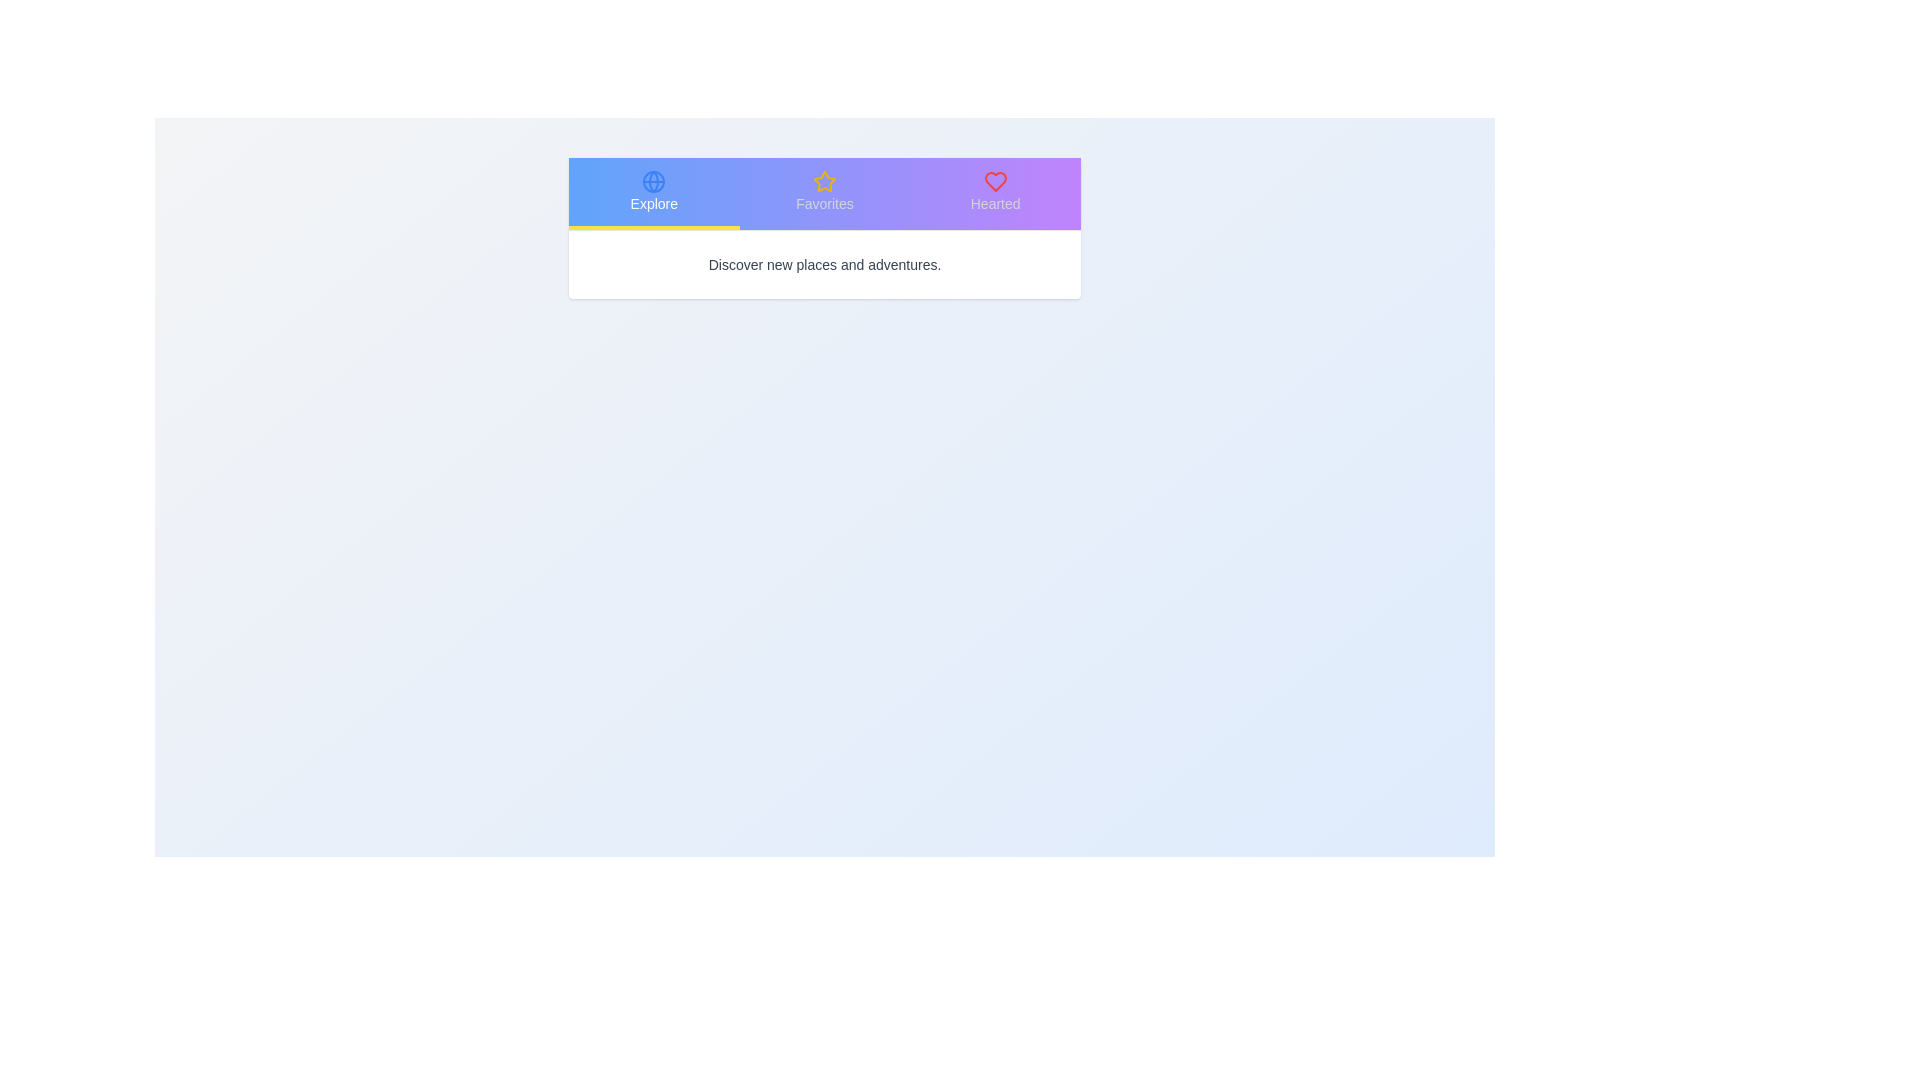 Image resolution: width=1920 pixels, height=1080 pixels. Describe the element at coordinates (996, 193) in the screenshot. I see `the tab labeled Hearted` at that location.